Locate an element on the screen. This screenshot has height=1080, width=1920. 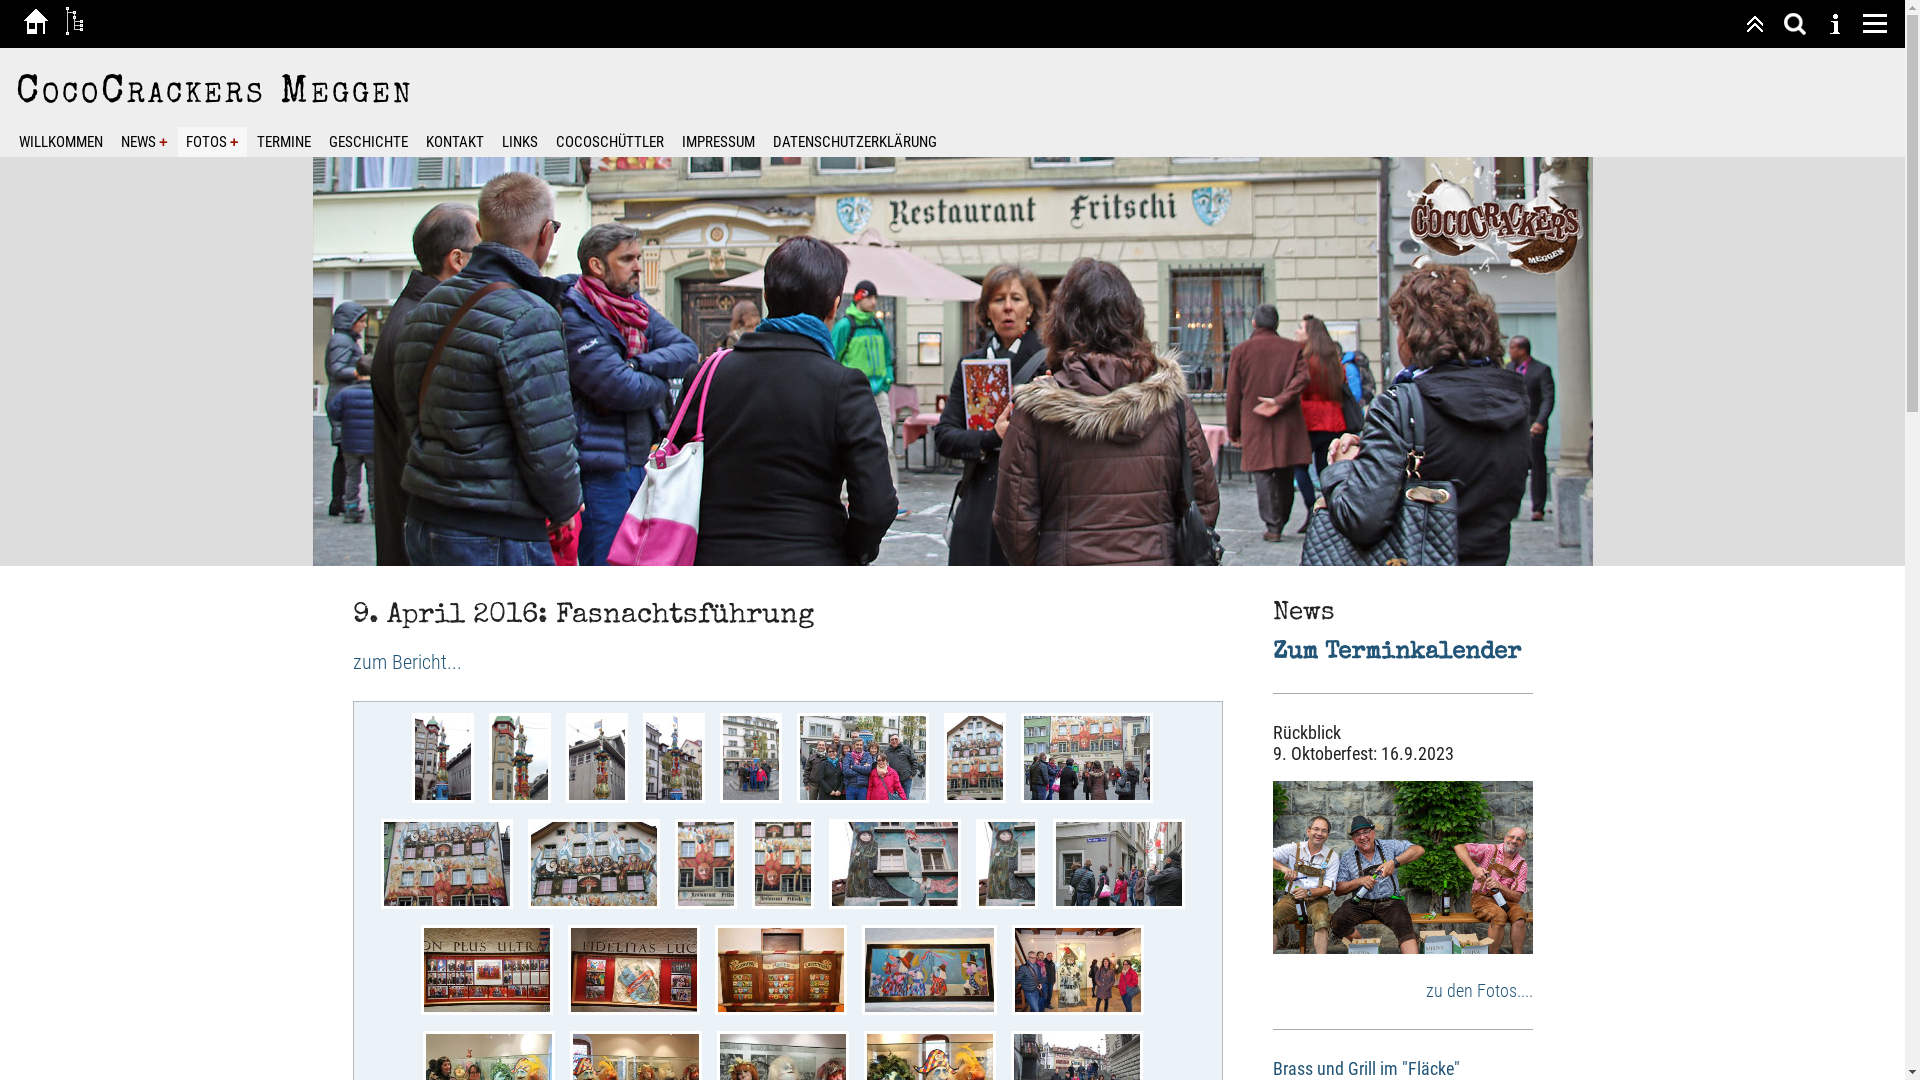
'NEWS' is located at coordinates (143, 141).